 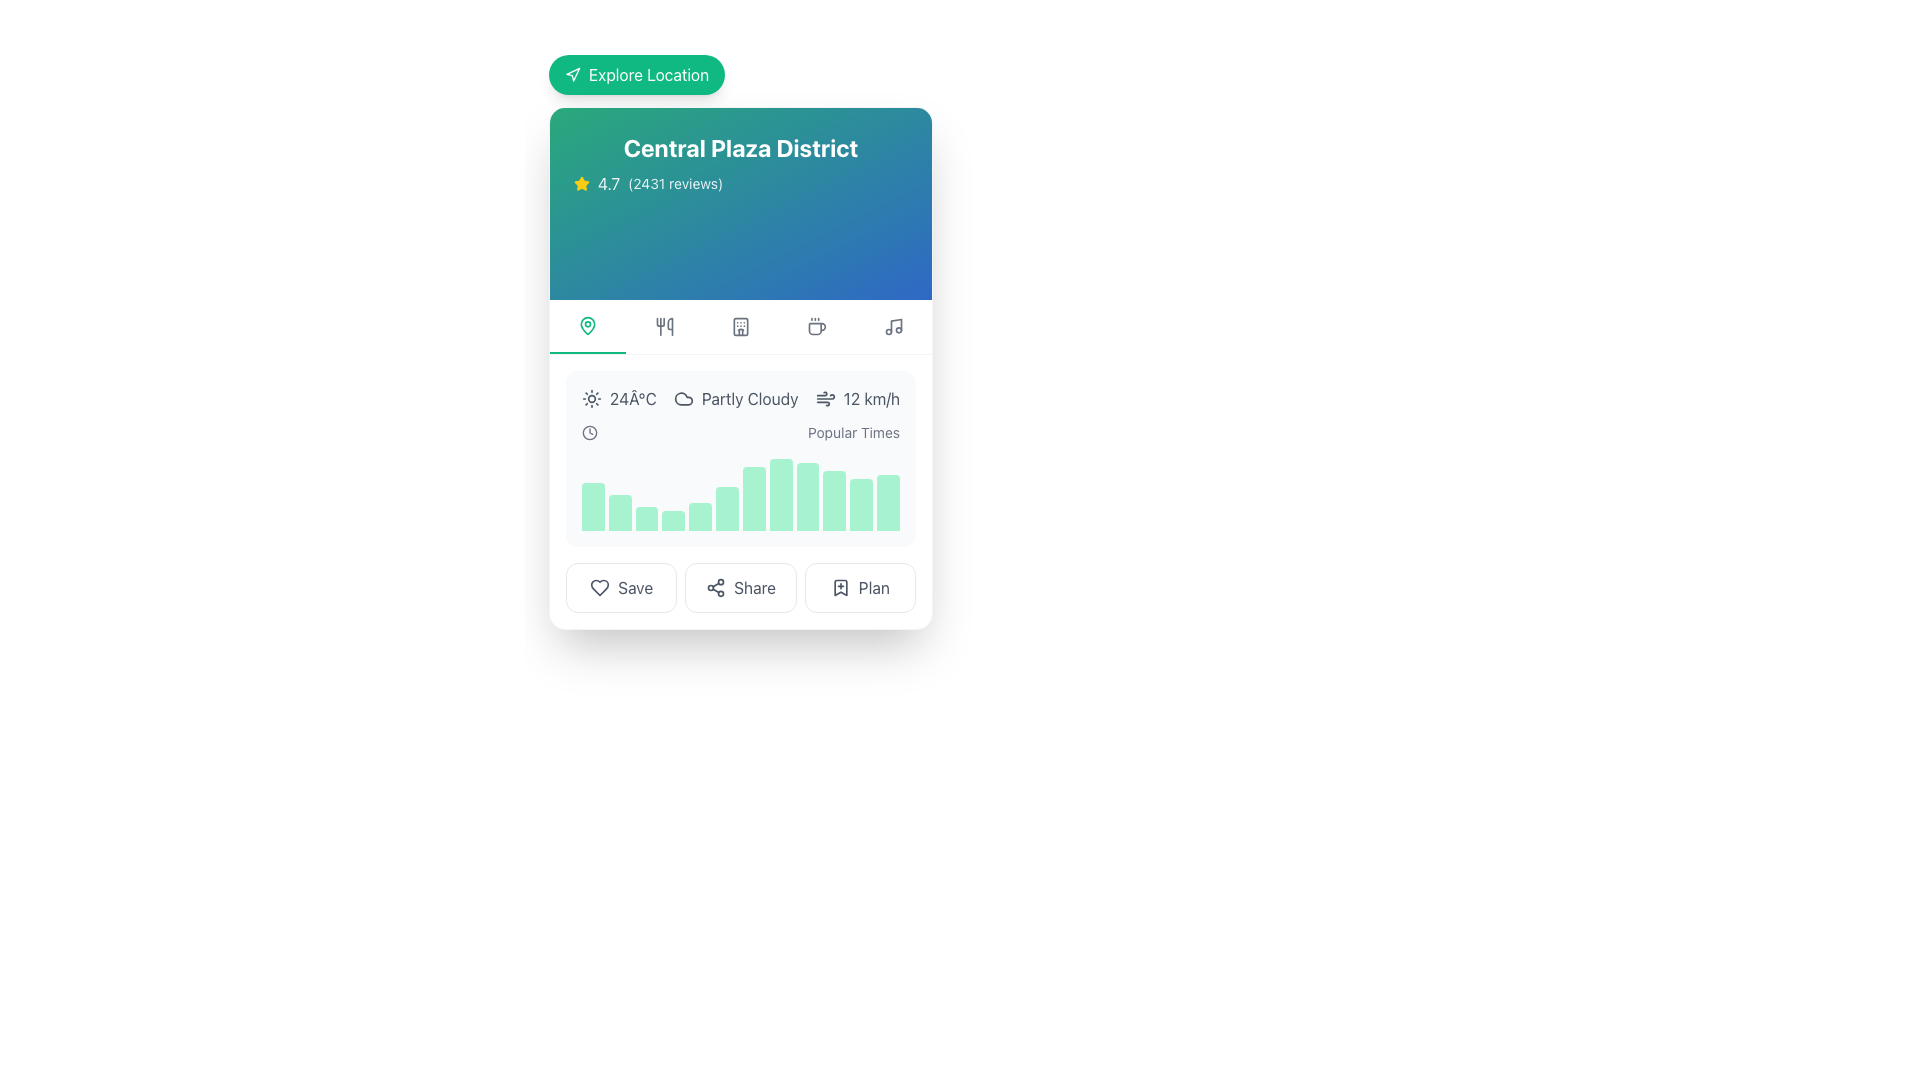 What do you see at coordinates (817, 328) in the screenshot?
I see `the coffee cup icon` at bounding box center [817, 328].